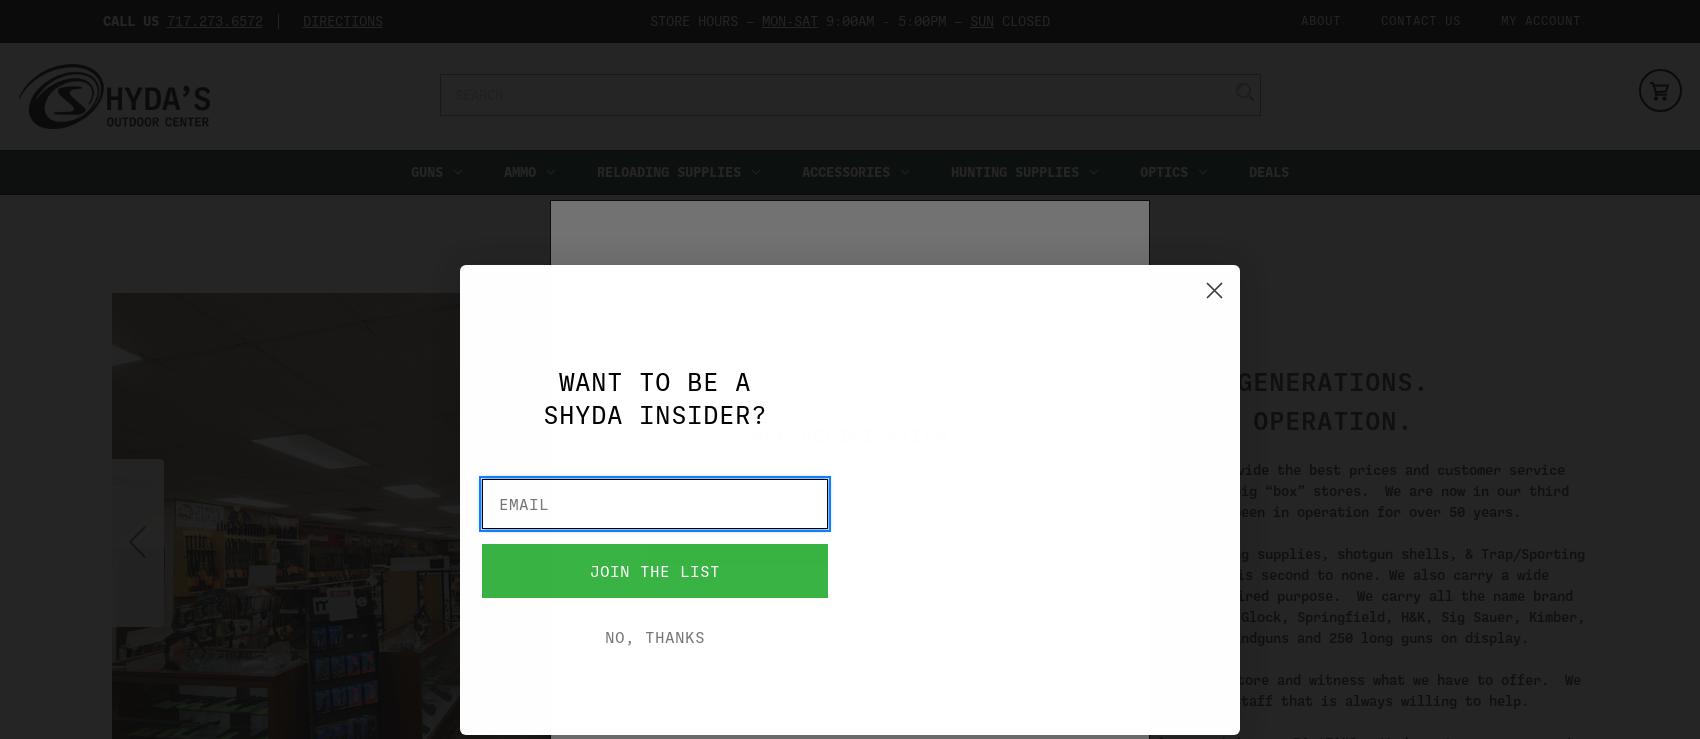 The width and height of the screenshot is (1700, 739). What do you see at coordinates (1227, 688) in the screenshot?
I see `'We welcome and encourage you to stop by our store and witness what we have to offer.  We have a very knowledgeable and friendly staff that is always willing to help.'` at bounding box center [1227, 688].